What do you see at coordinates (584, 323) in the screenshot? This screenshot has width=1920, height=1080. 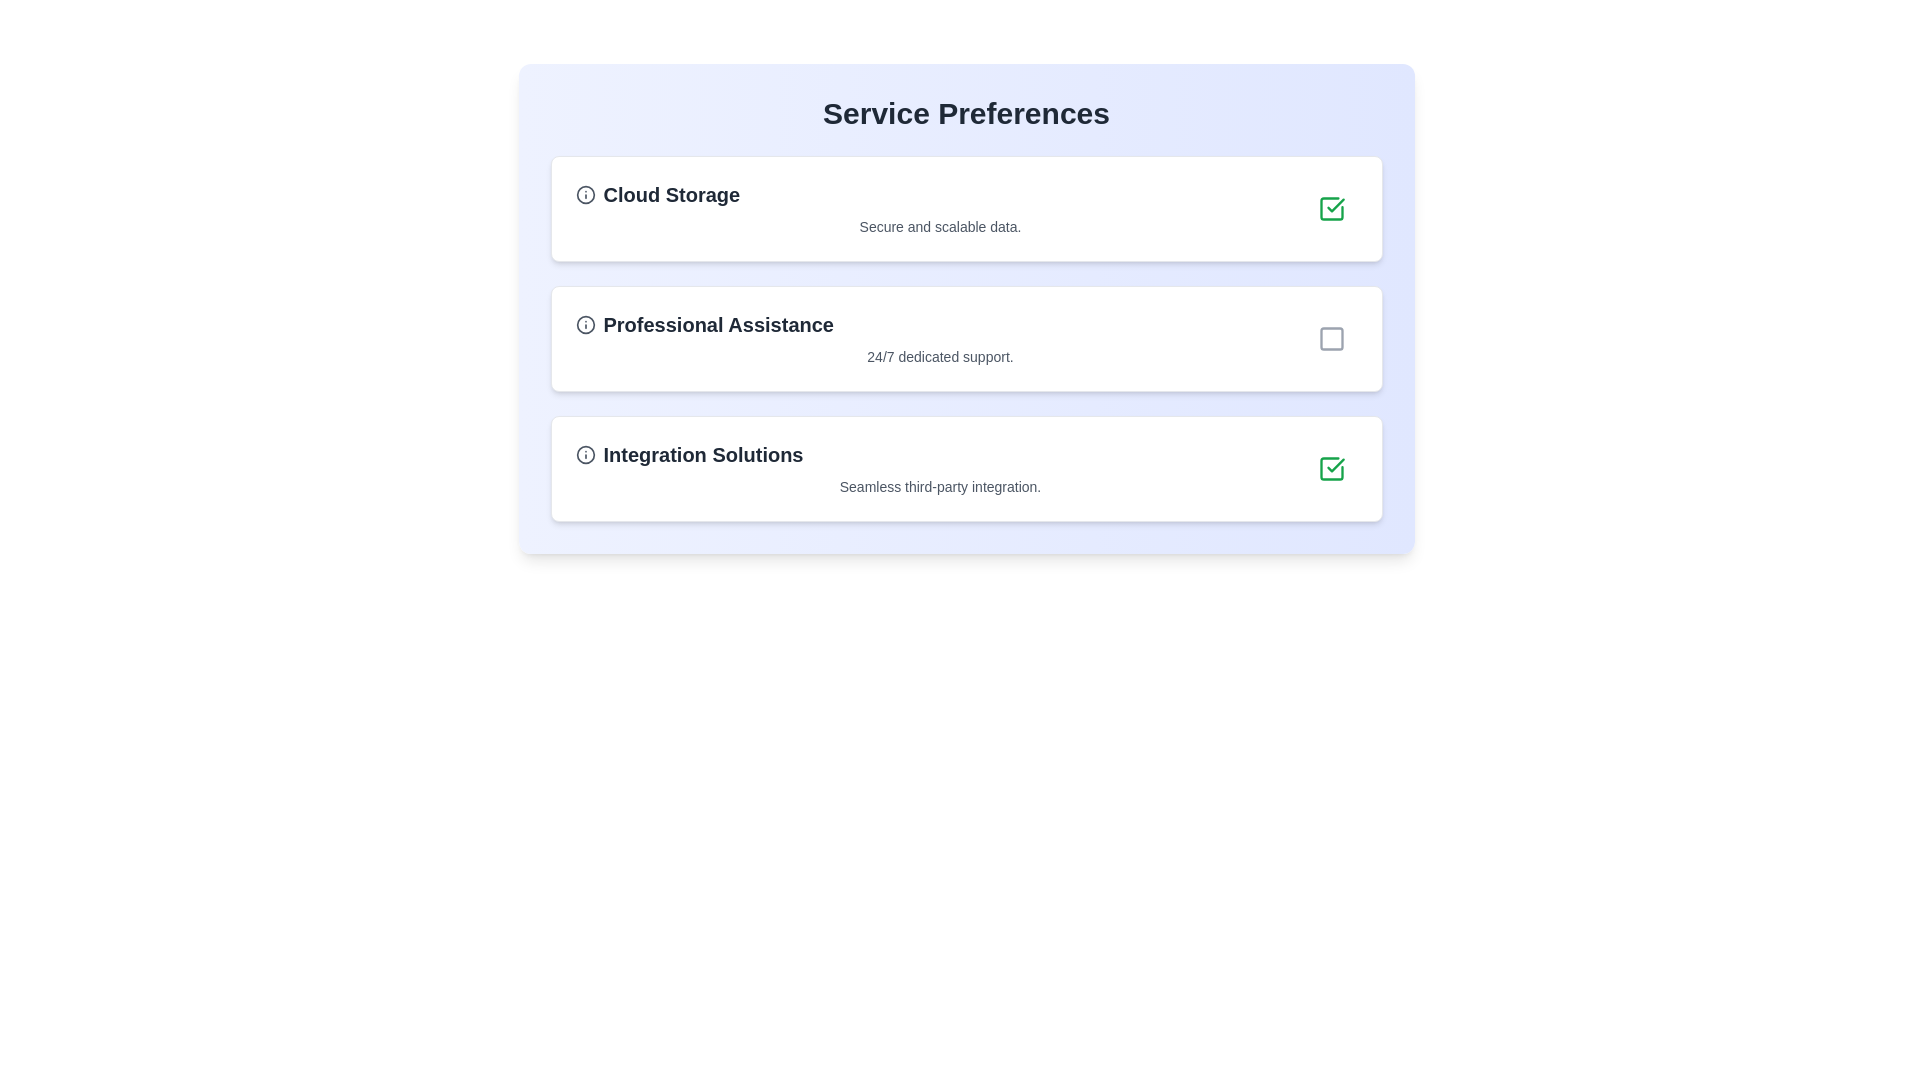 I see `the icon indicating more information about the 'Professional Assistance' service, which is positioned to the left of the text in the middle row of the card layout` at bounding box center [584, 323].